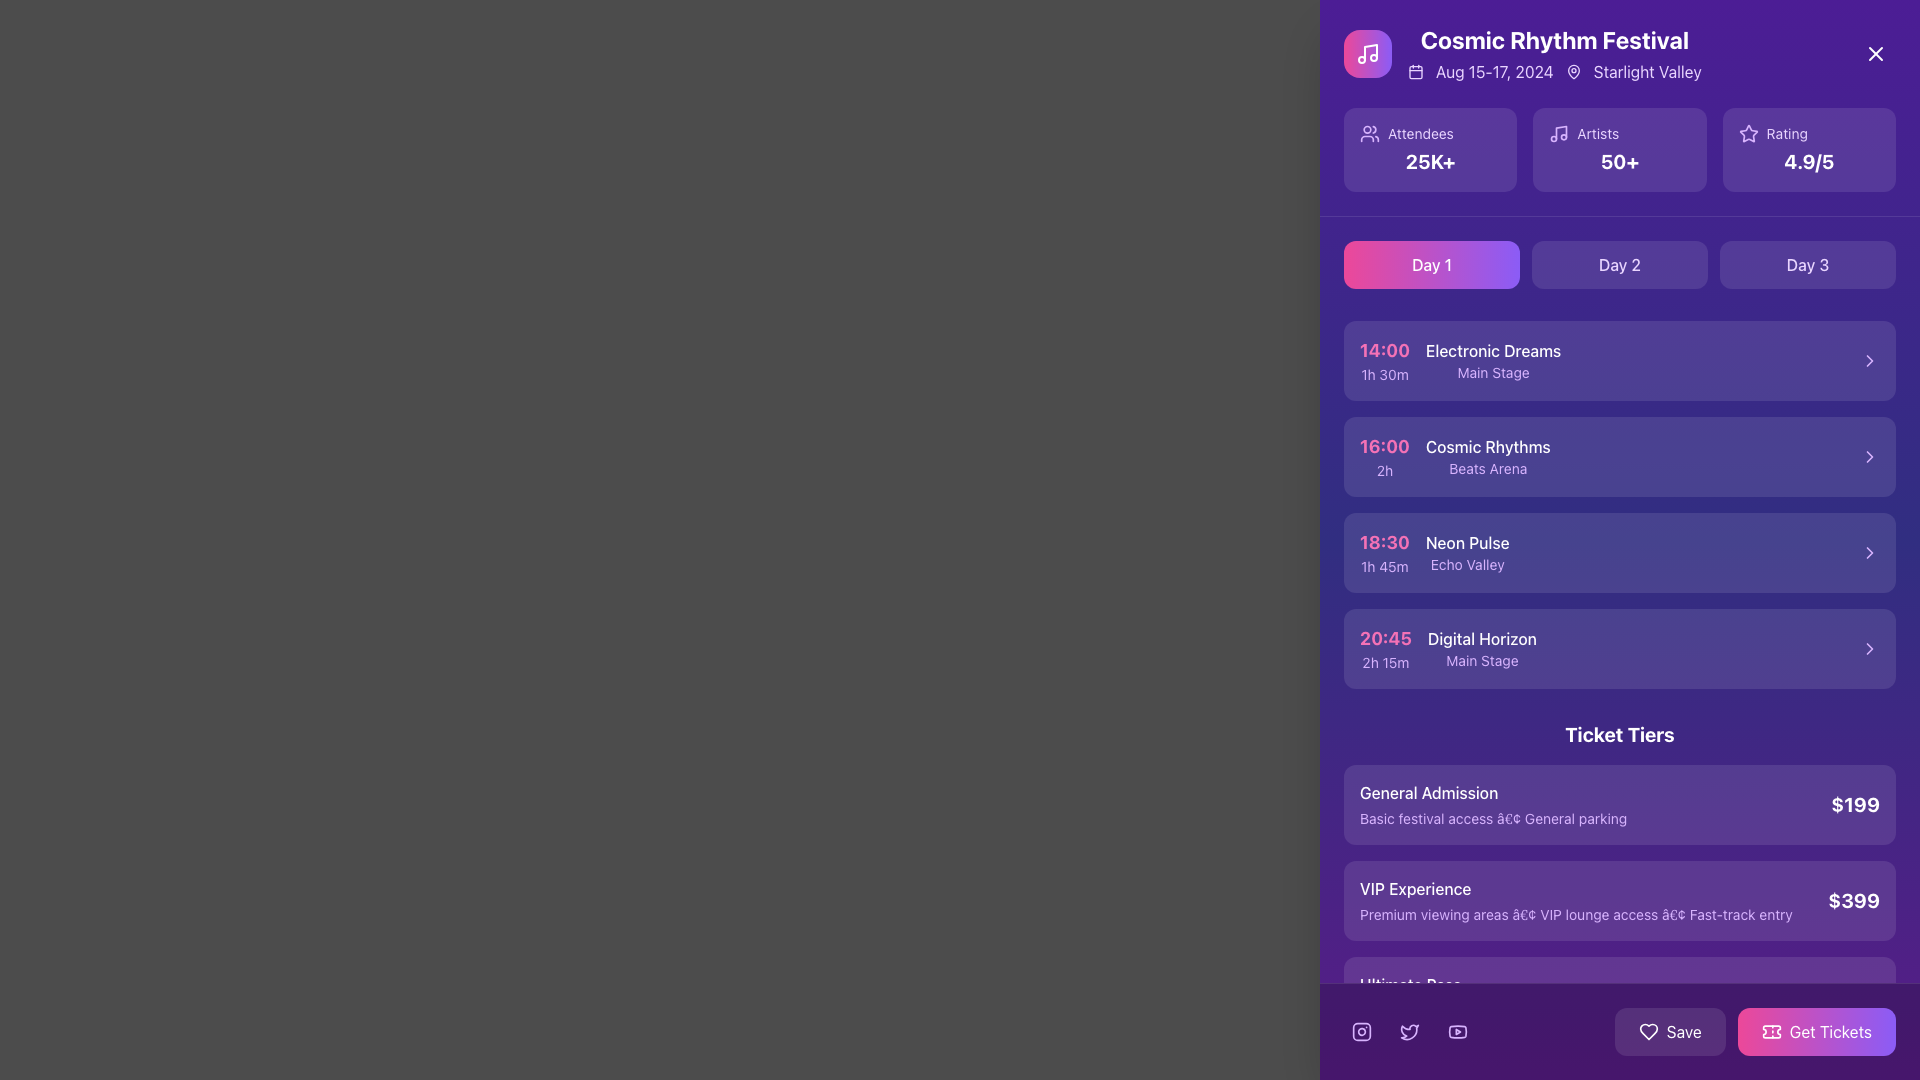 The width and height of the screenshot is (1920, 1080). Describe the element at coordinates (1482, 660) in the screenshot. I see `the 'Main Stage' label, which is styled in a small, purple font and positioned below the 'Digital Horizon' label in the schedule list` at that location.